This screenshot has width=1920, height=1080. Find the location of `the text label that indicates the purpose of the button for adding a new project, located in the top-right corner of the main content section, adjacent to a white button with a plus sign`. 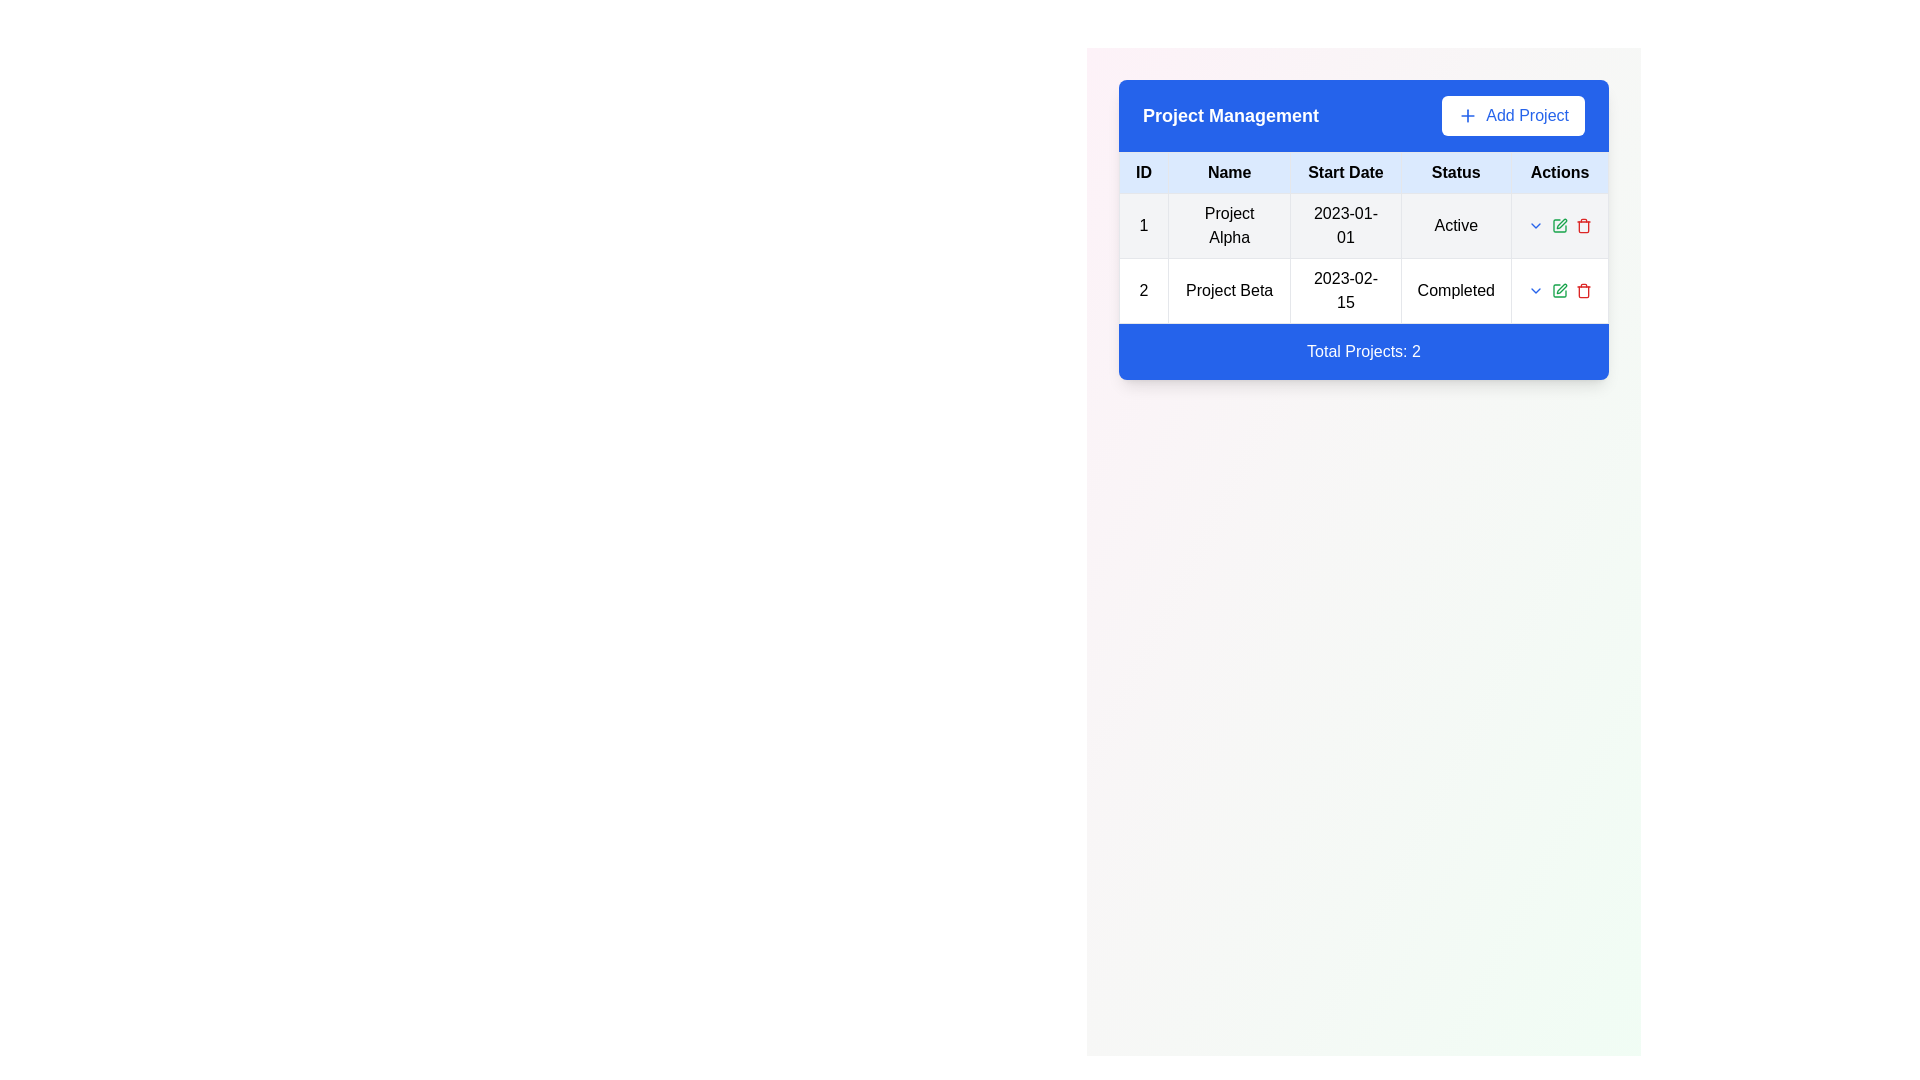

the text label that indicates the purpose of the button for adding a new project, located in the top-right corner of the main content section, adjacent to a white button with a plus sign is located at coordinates (1526, 115).